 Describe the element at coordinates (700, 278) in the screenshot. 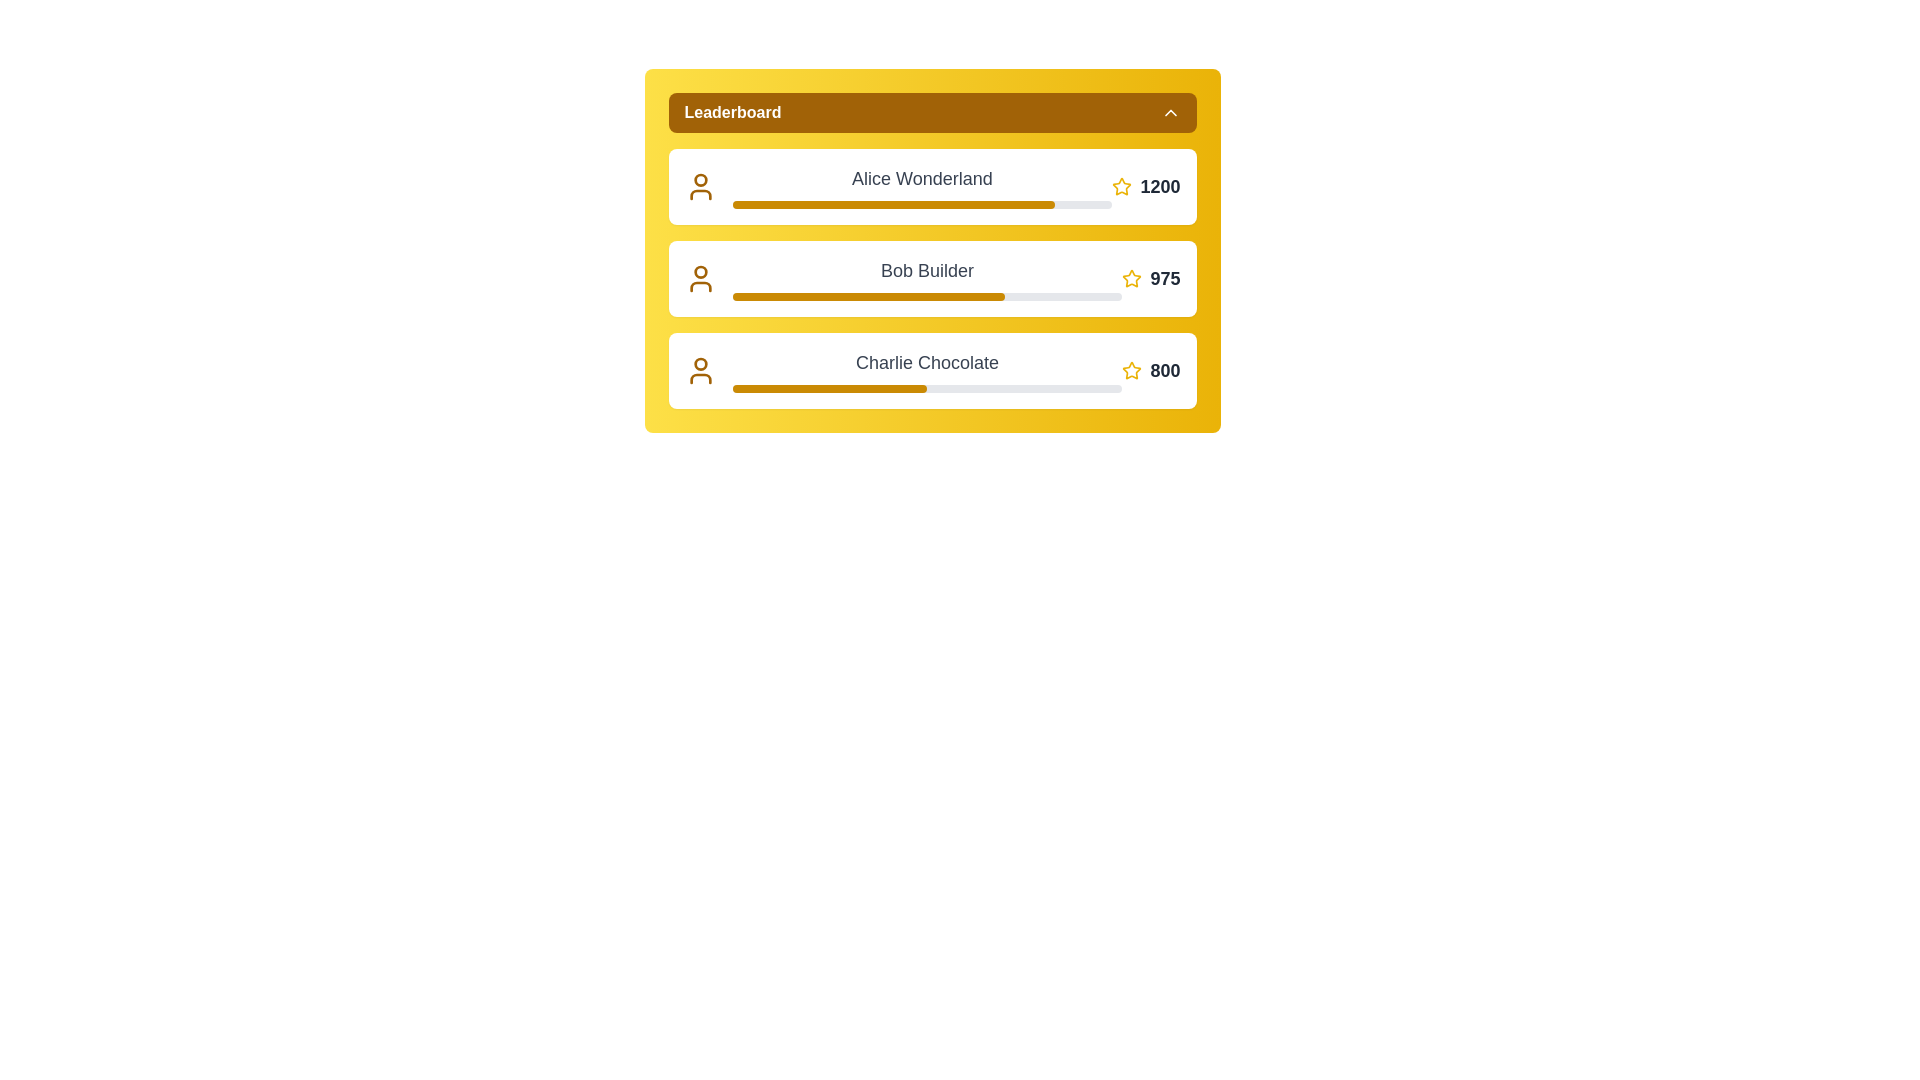

I see `the user icon, a yellow outline of a person, located to the left of the name 'Bob Builder' in the second entry of the leaderboard` at that location.